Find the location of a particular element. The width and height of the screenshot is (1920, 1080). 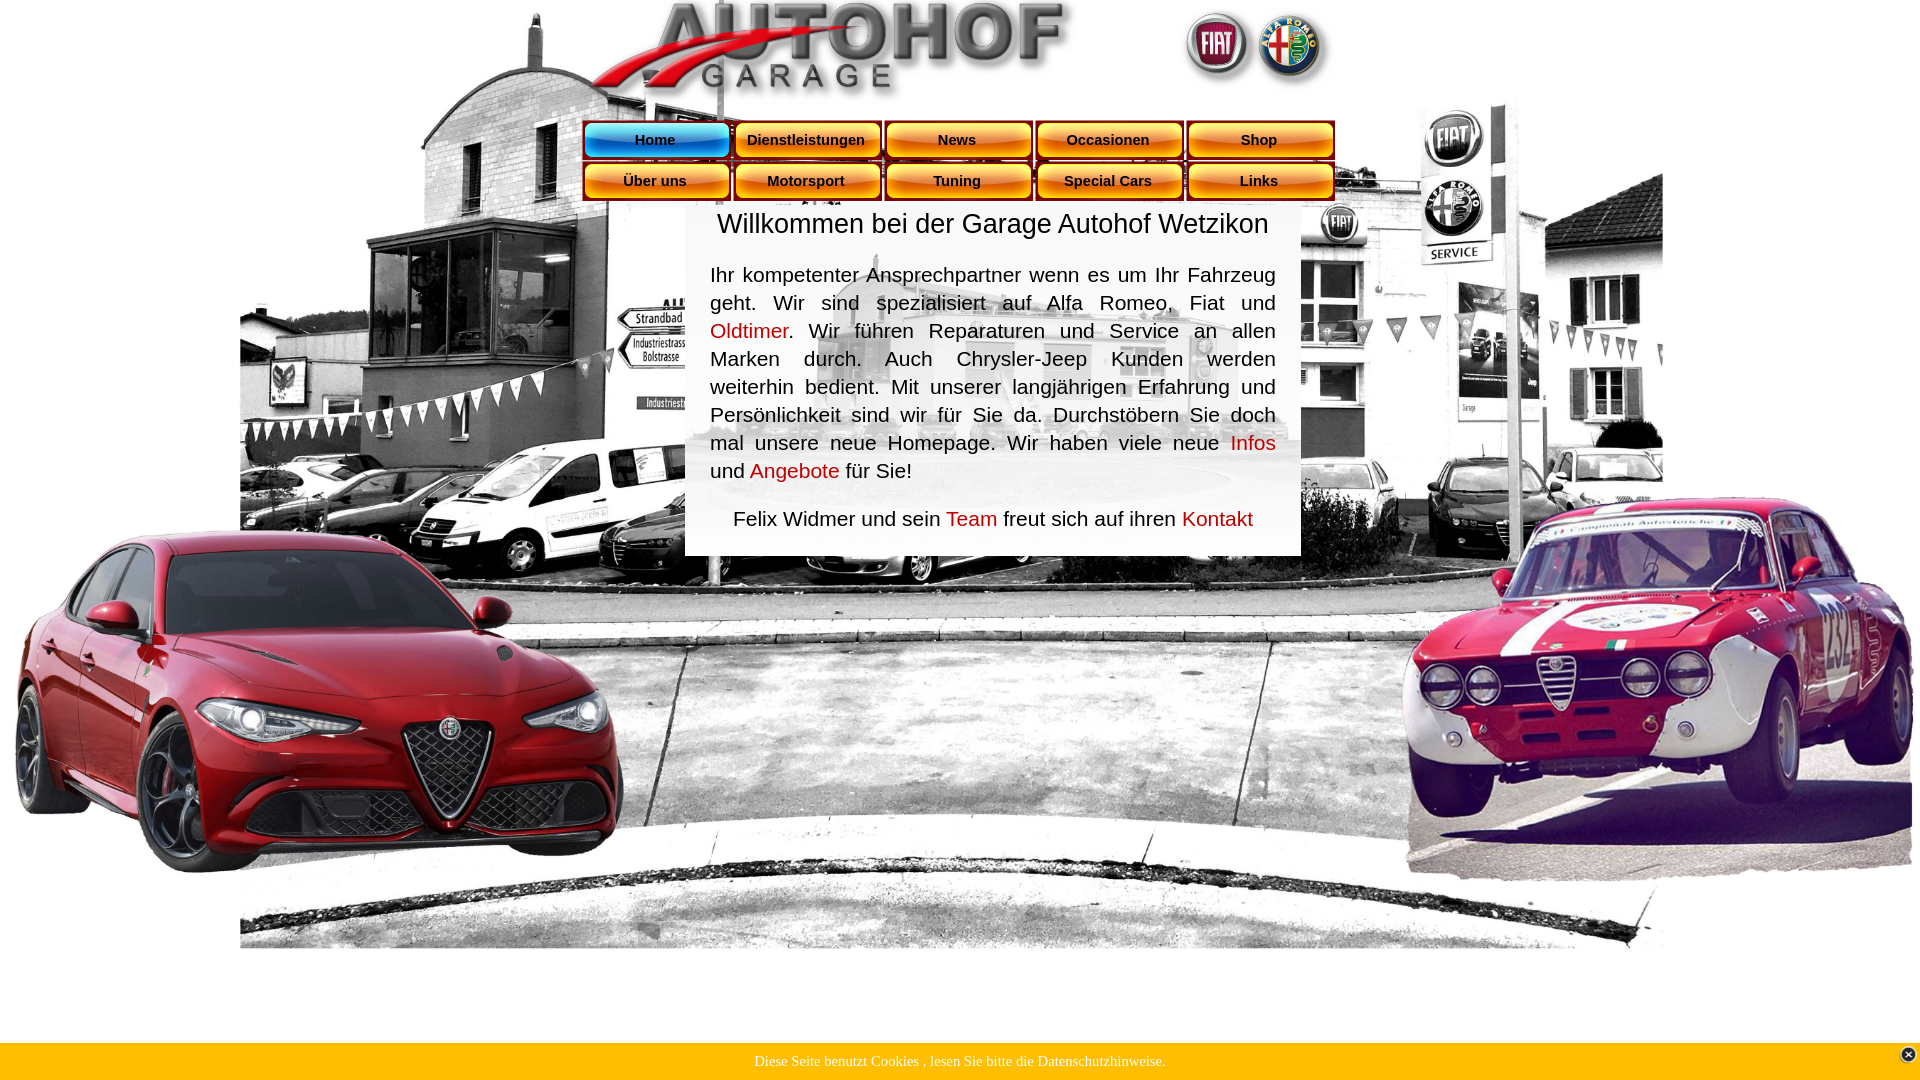

'Tuning' is located at coordinates (958, 181).